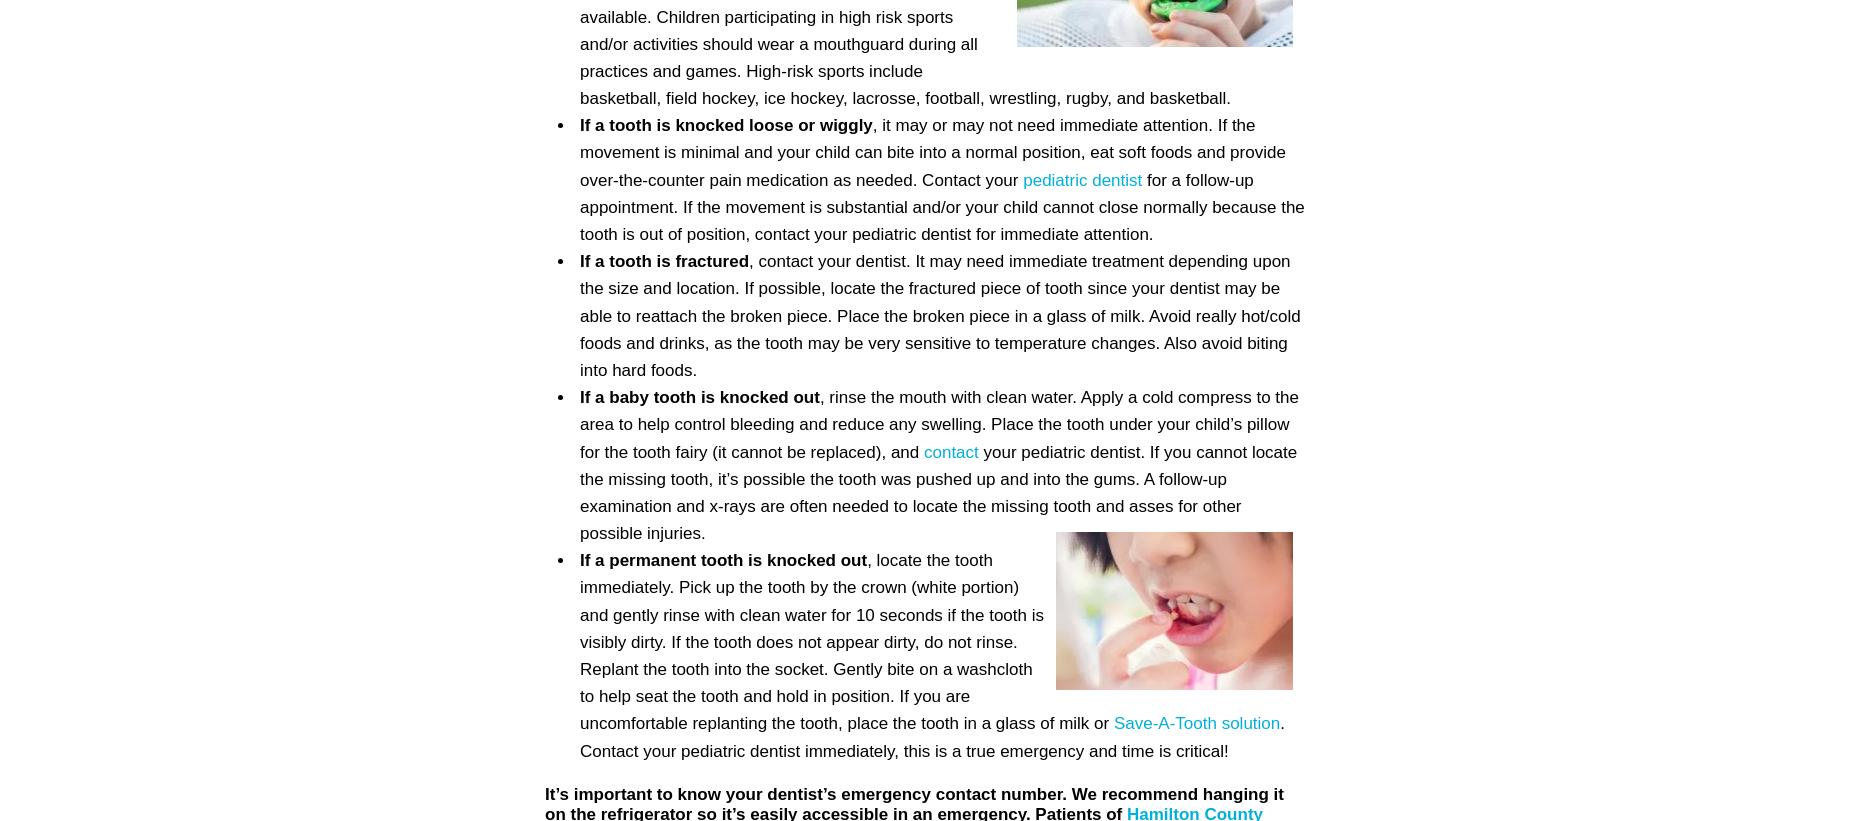 The height and width of the screenshot is (821, 1850). I want to click on ', contact your dentist. It may need immediate treatment depending upon the size and location. If possible, locate the fractured piece of tooth since your dentist may be able to reattach the broken piece. Place the broken piece in a glass of milk. Avoid really hot/cold foods and drinks, as the tooth may be very sensitive to temperature changes. Also avoid biting into hard foods.', so click(579, 314).